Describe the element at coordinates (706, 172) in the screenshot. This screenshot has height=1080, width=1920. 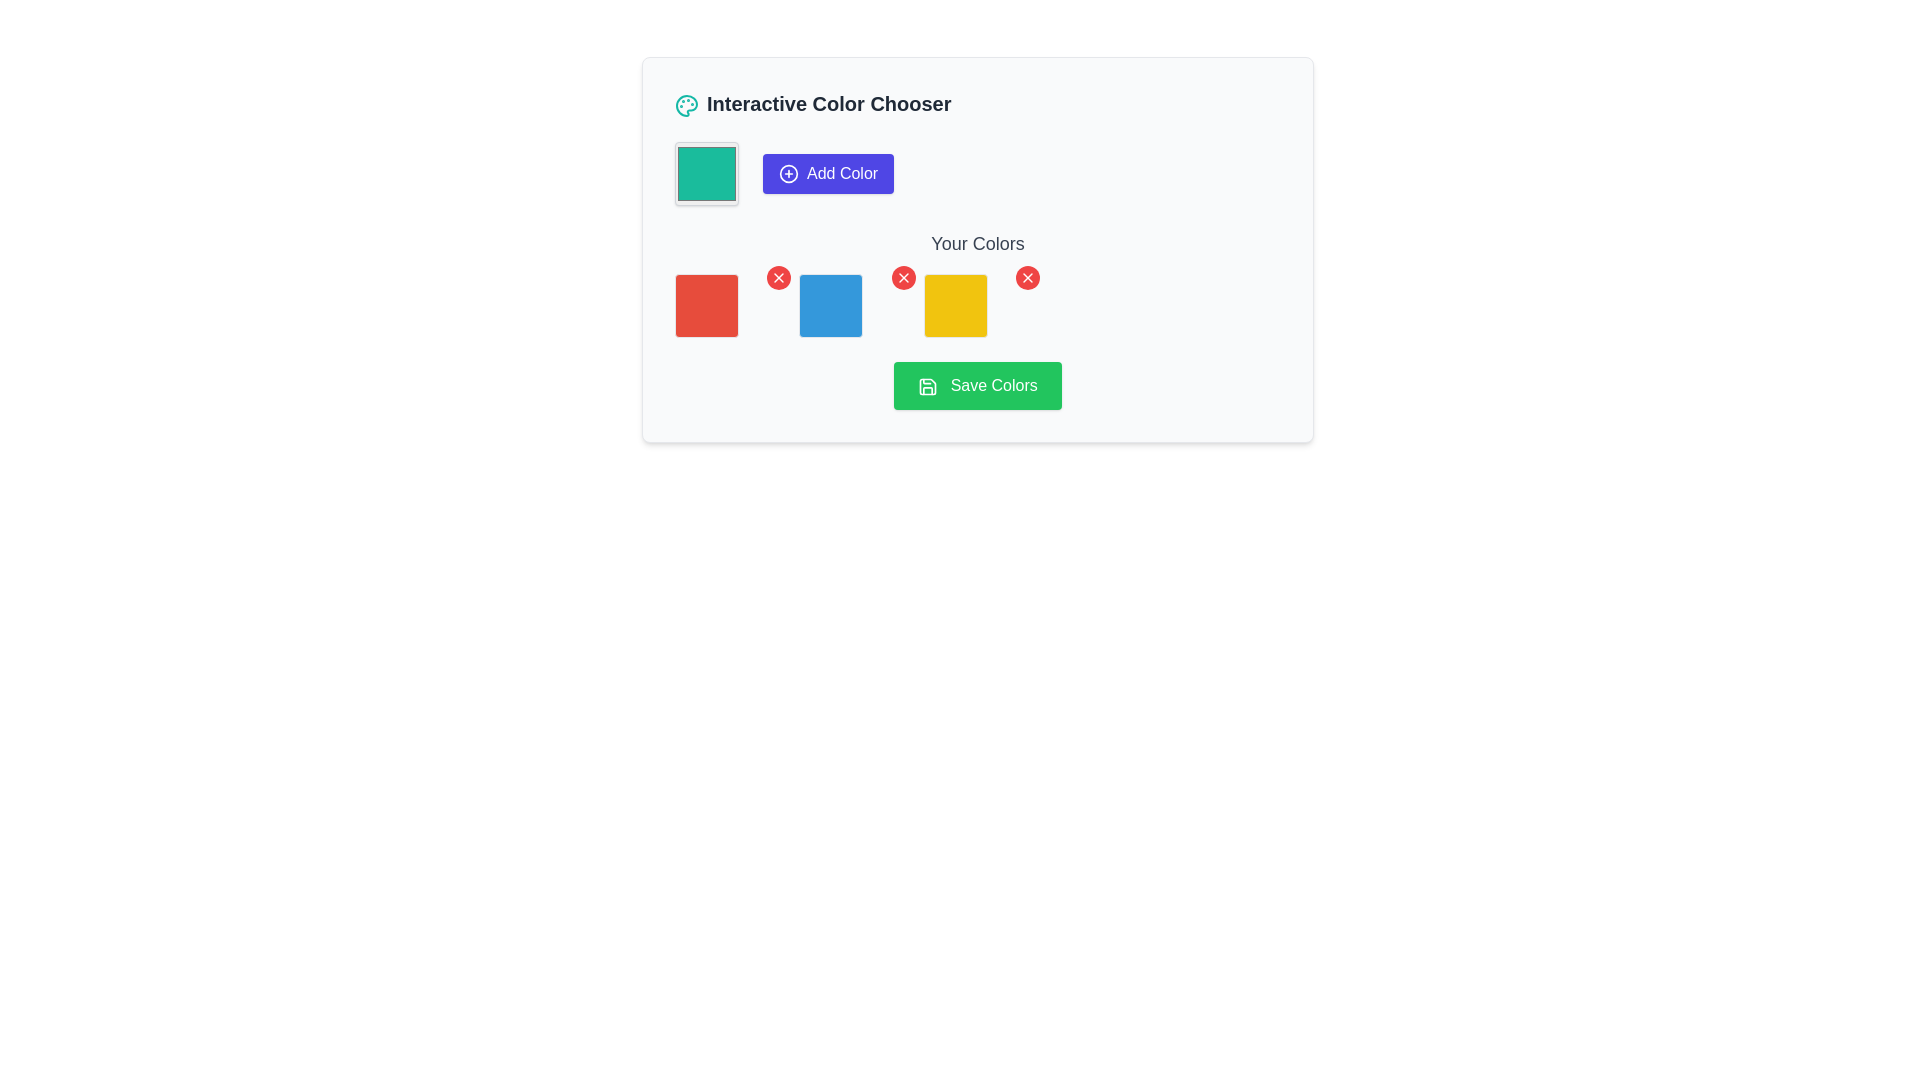
I see `the Color Picker element, which is a rounded square with a teal shade` at that location.